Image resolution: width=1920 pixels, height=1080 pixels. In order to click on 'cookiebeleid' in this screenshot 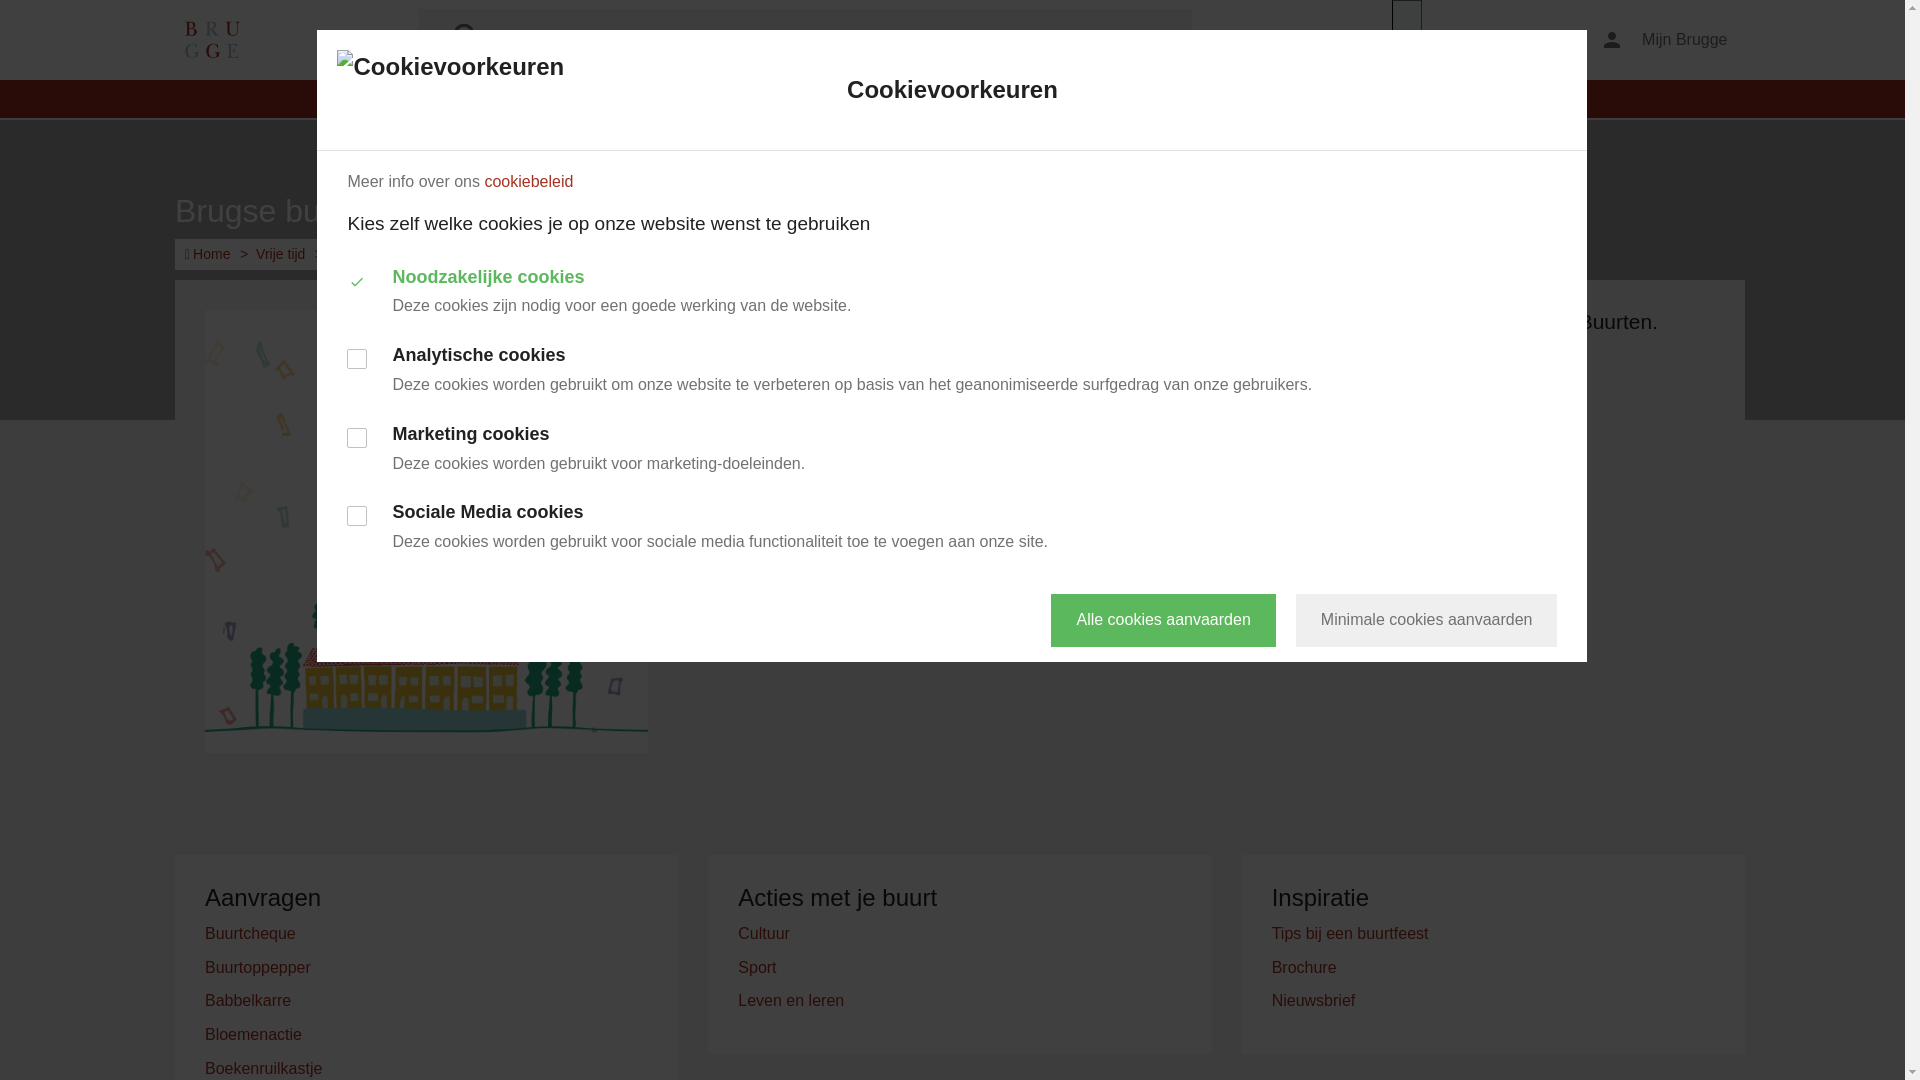, I will do `click(528, 181)`.